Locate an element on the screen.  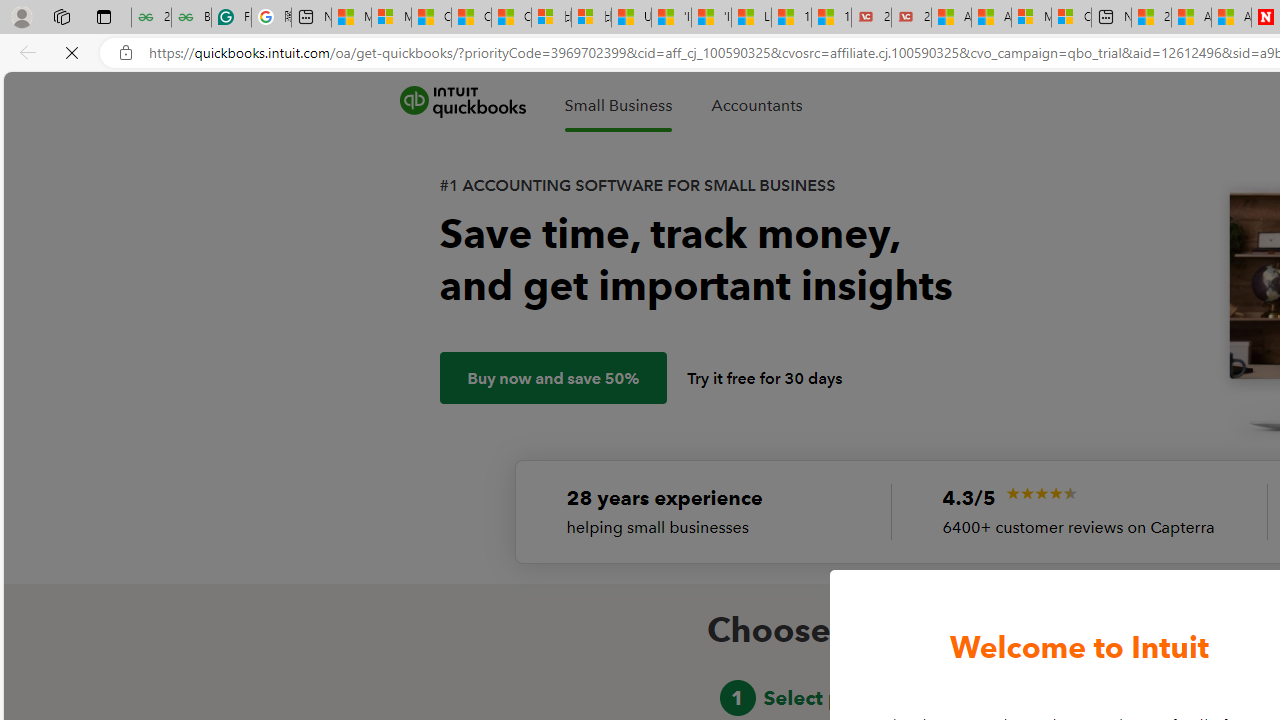
'USA TODAY - MSN' is located at coordinates (630, 17).